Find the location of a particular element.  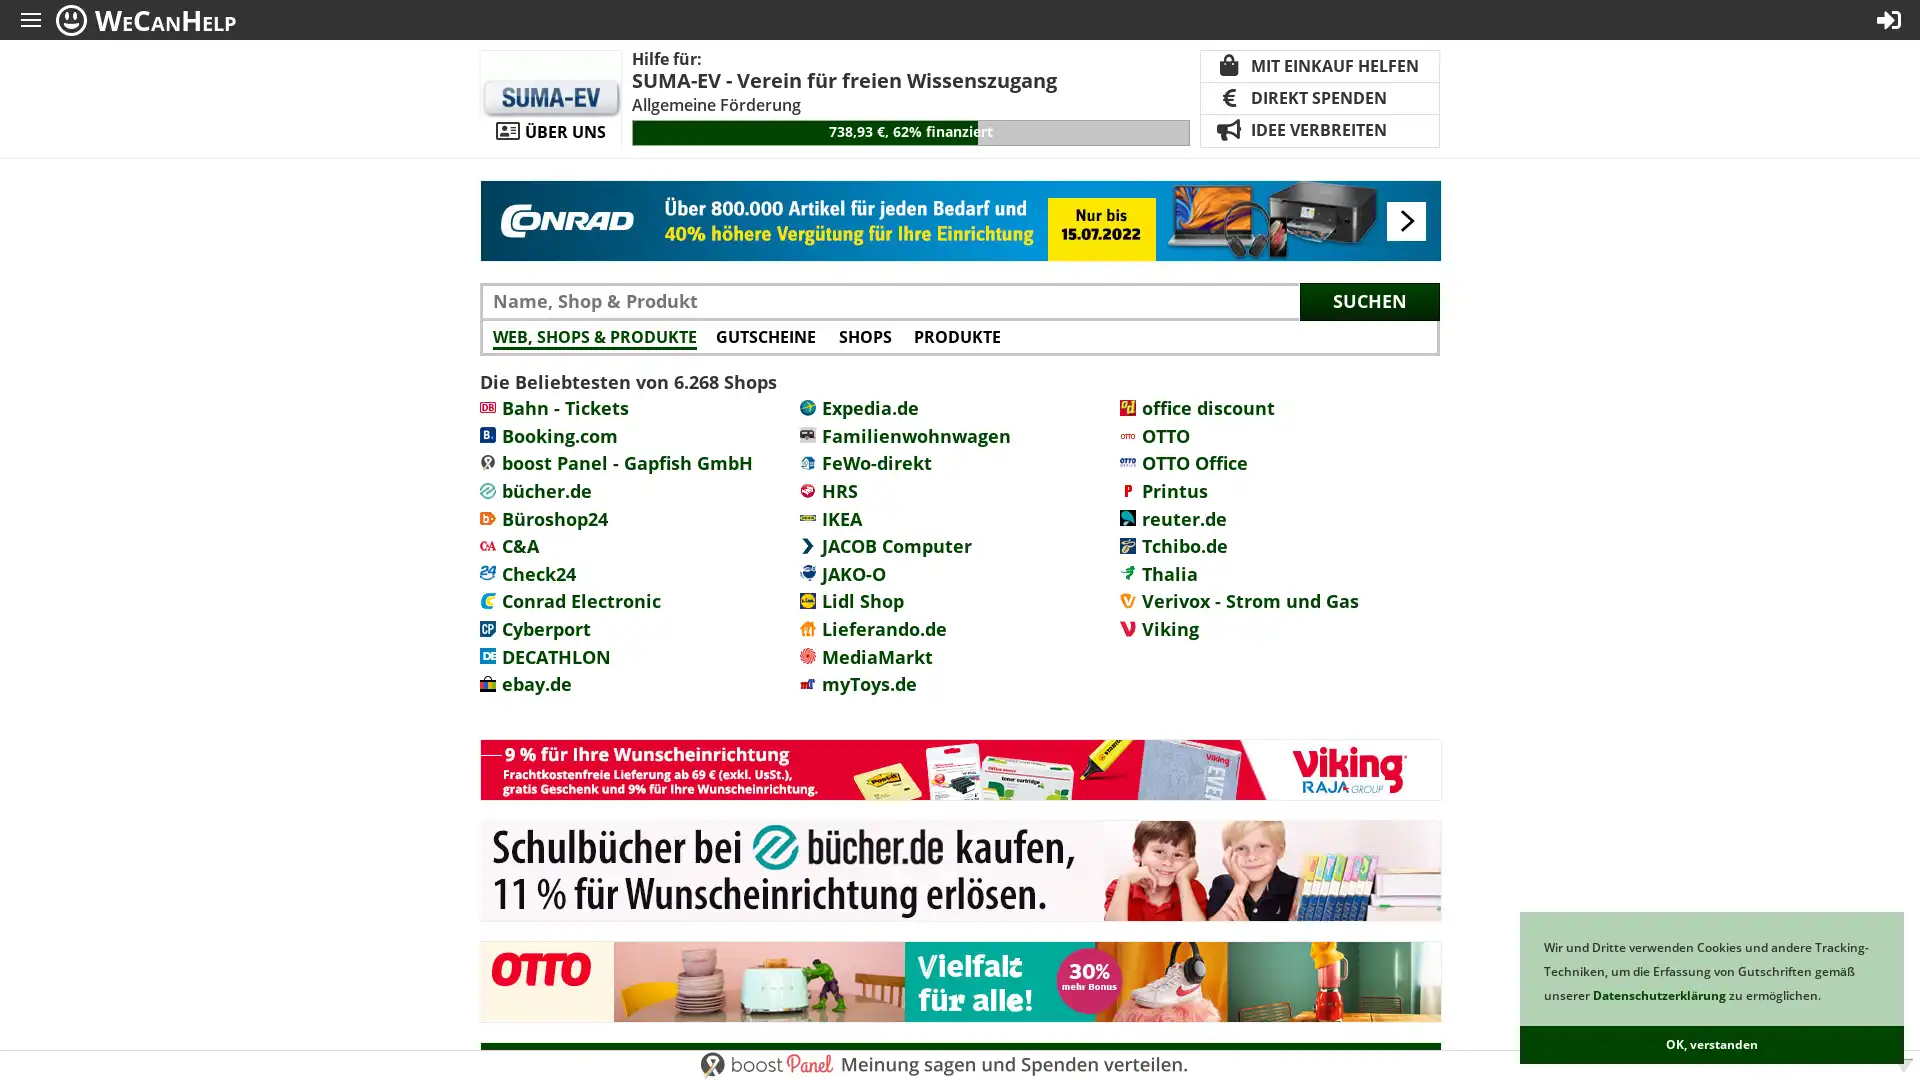

dismiss cookie message is located at coordinates (1711, 1044).